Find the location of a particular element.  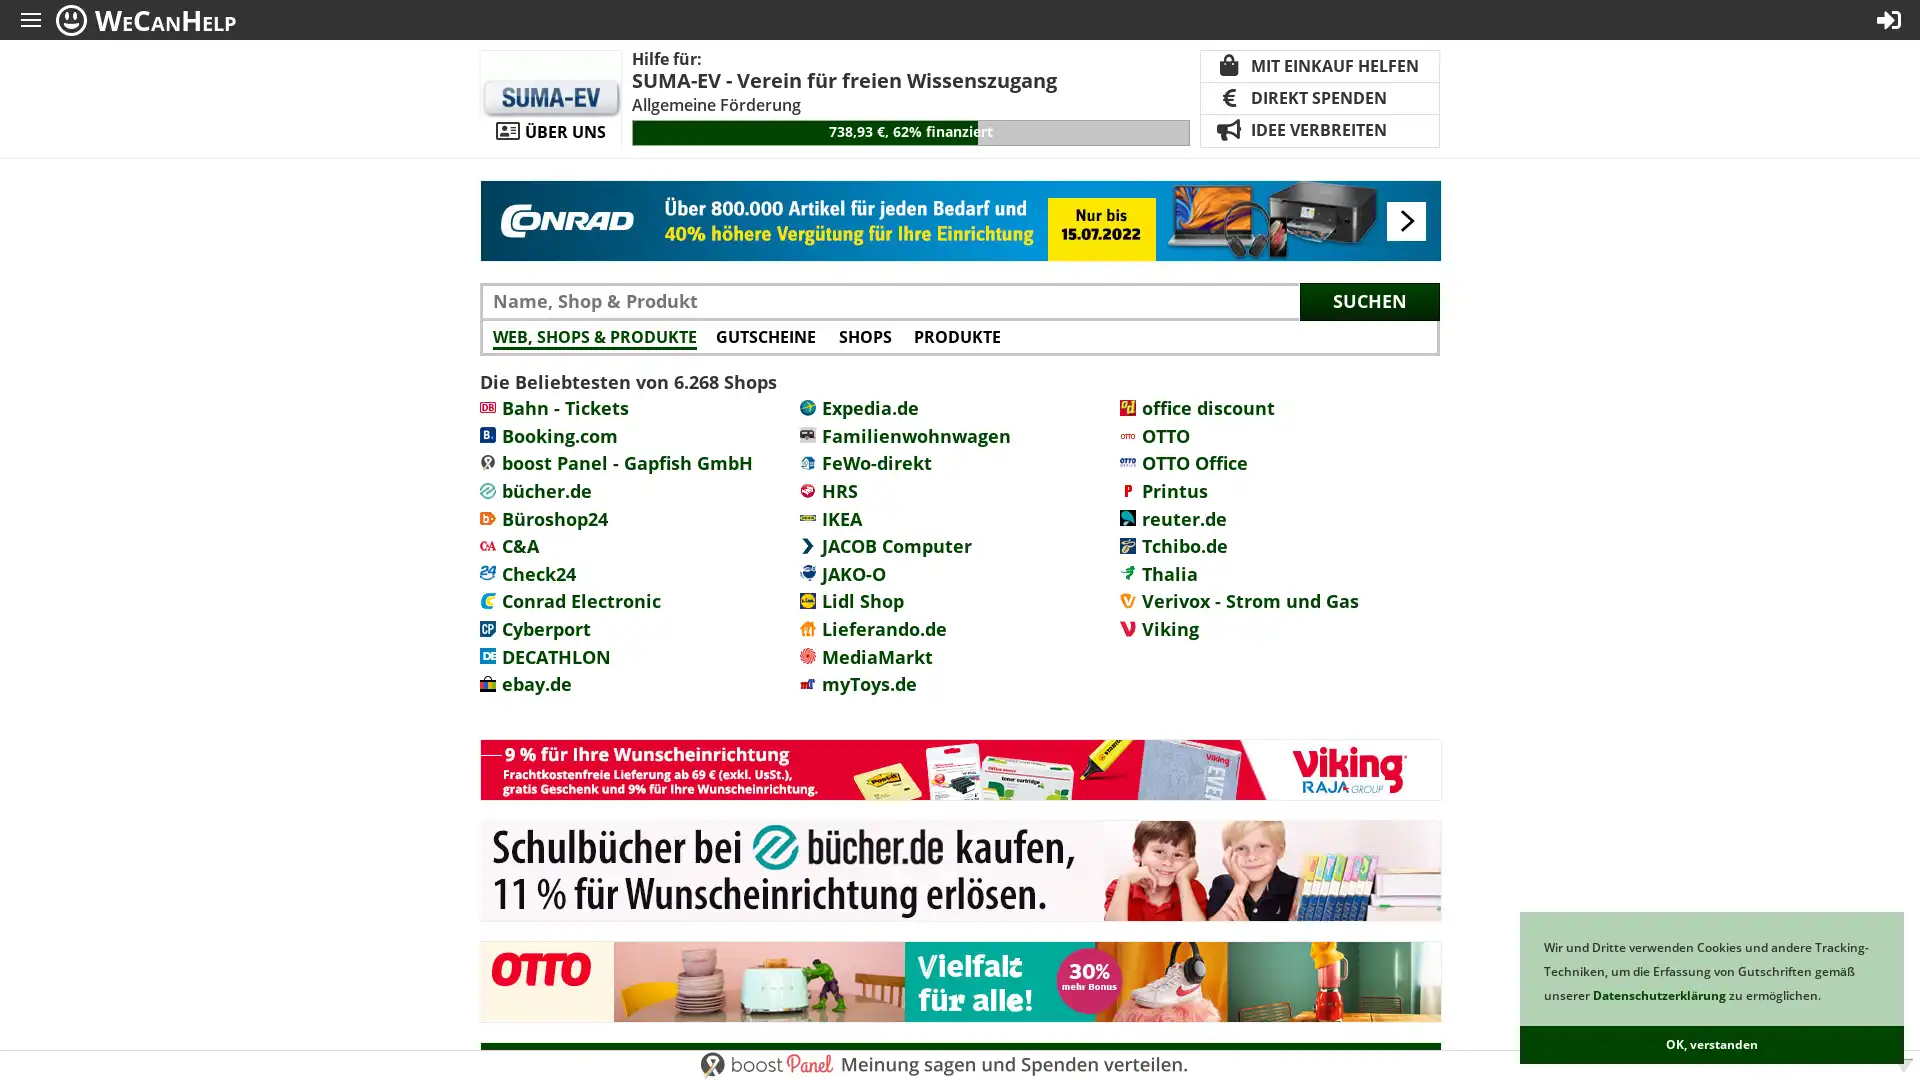

dismiss cookie message is located at coordinates (1711, 1044).